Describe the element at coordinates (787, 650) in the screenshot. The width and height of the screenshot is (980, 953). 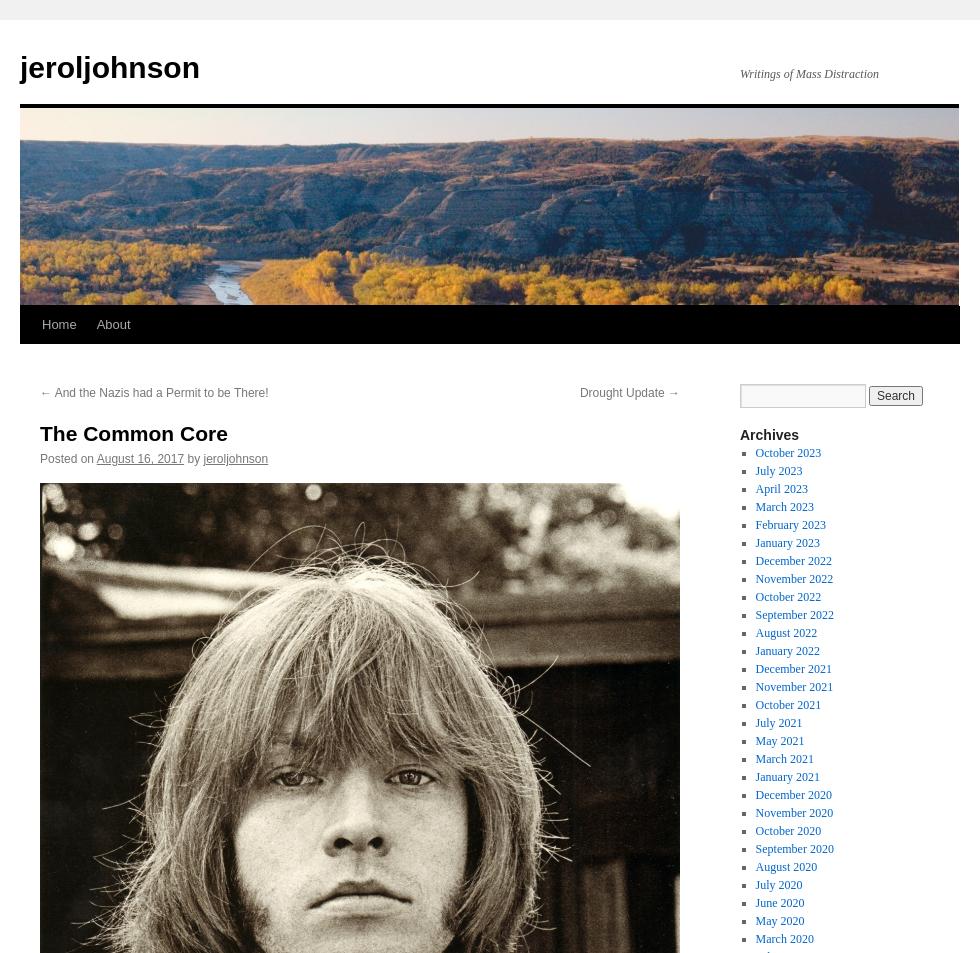
I see `'January 2022'` at that location.